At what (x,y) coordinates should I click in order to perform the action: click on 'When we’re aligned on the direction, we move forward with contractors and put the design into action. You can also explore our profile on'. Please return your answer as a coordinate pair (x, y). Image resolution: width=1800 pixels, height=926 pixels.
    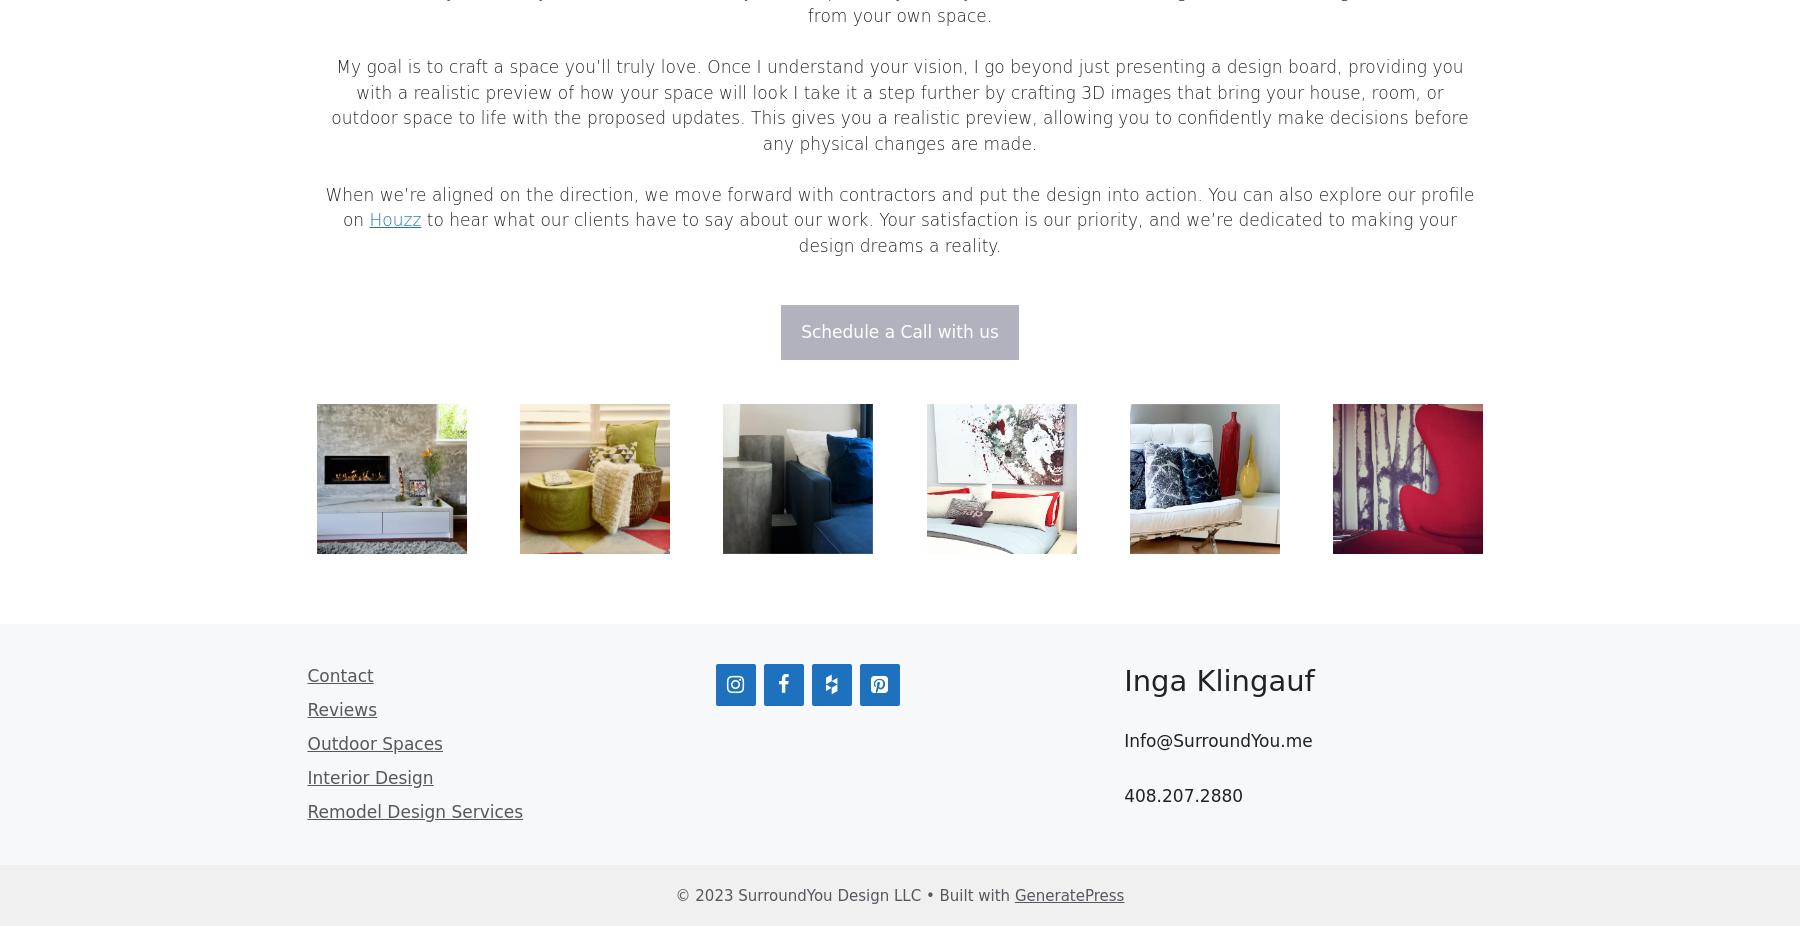
    Looking at the image, I should click on (899, 205).